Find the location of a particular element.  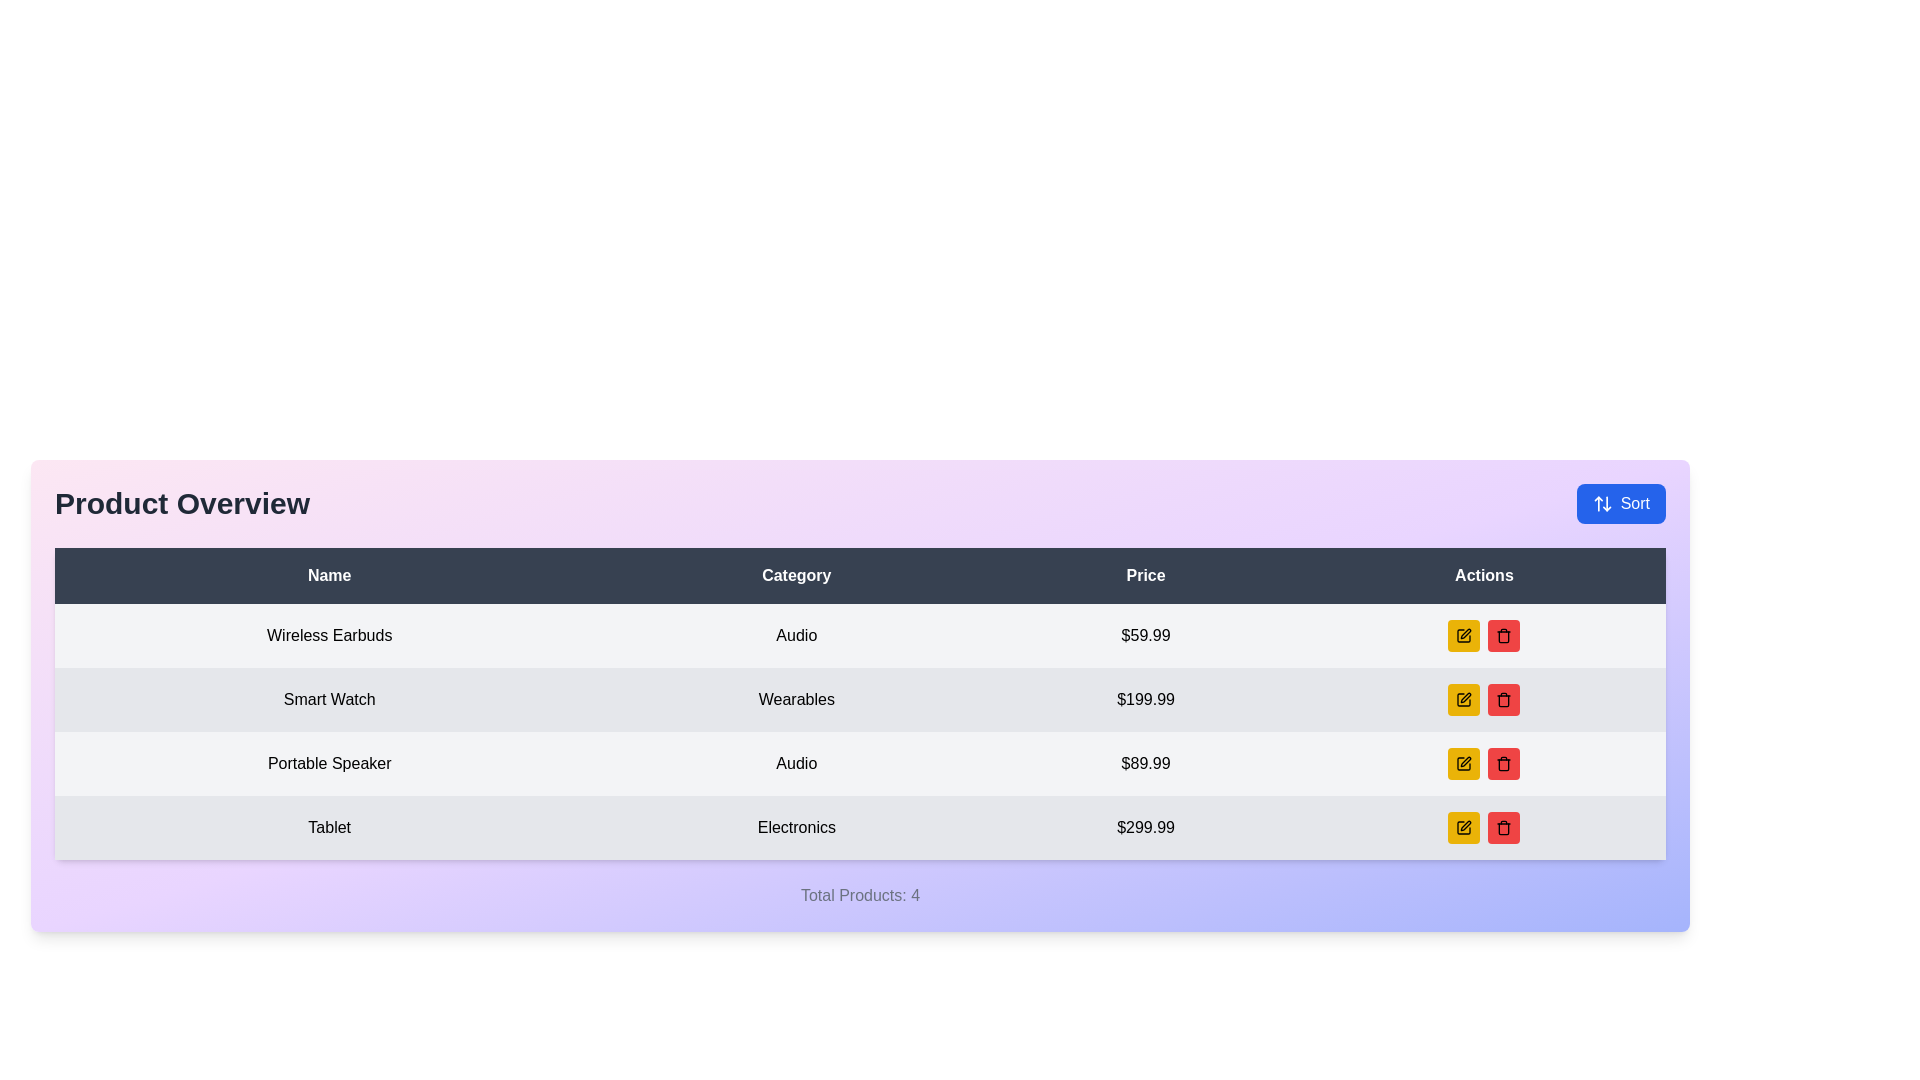

the yellow pen icon in the fourth row of the 'Actions' column is located at coordinates (1466, 825).